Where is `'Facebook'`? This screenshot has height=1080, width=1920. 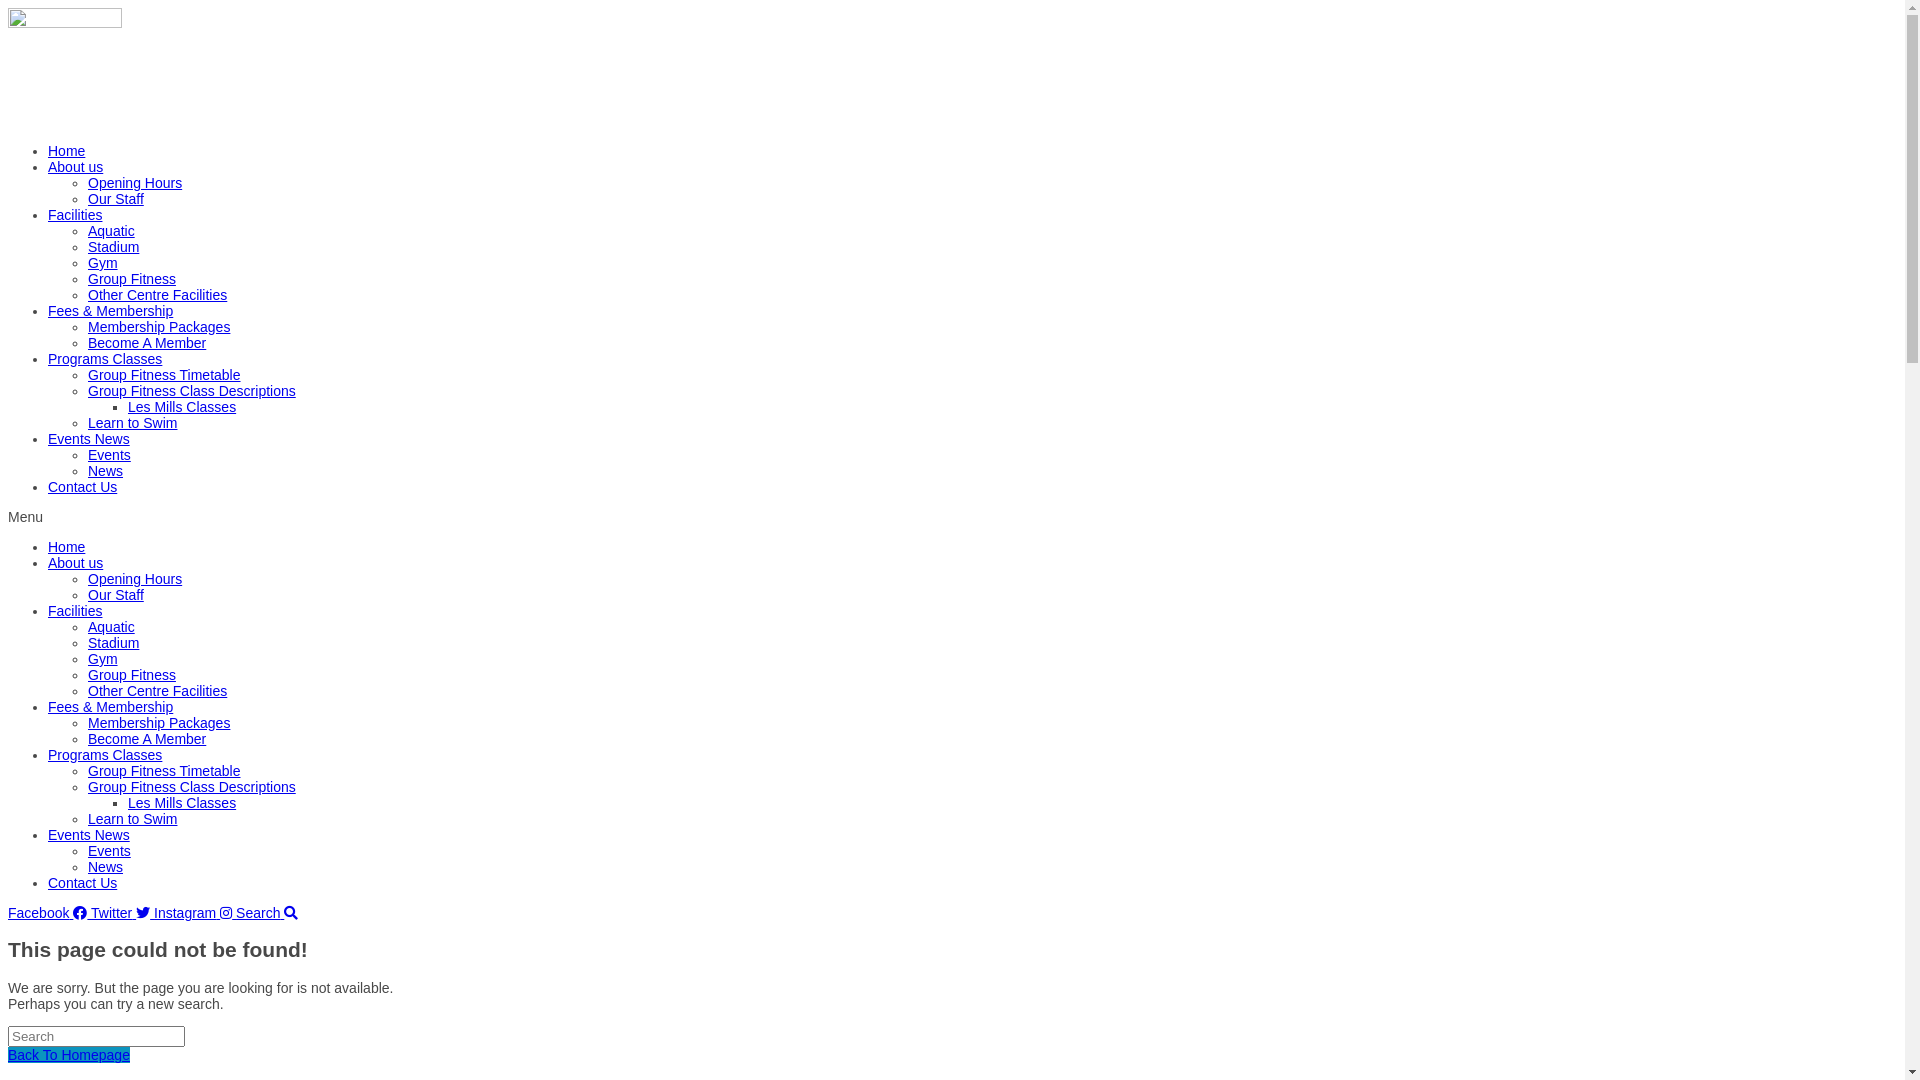
'Facebook' is located at coordinates (49, 913).